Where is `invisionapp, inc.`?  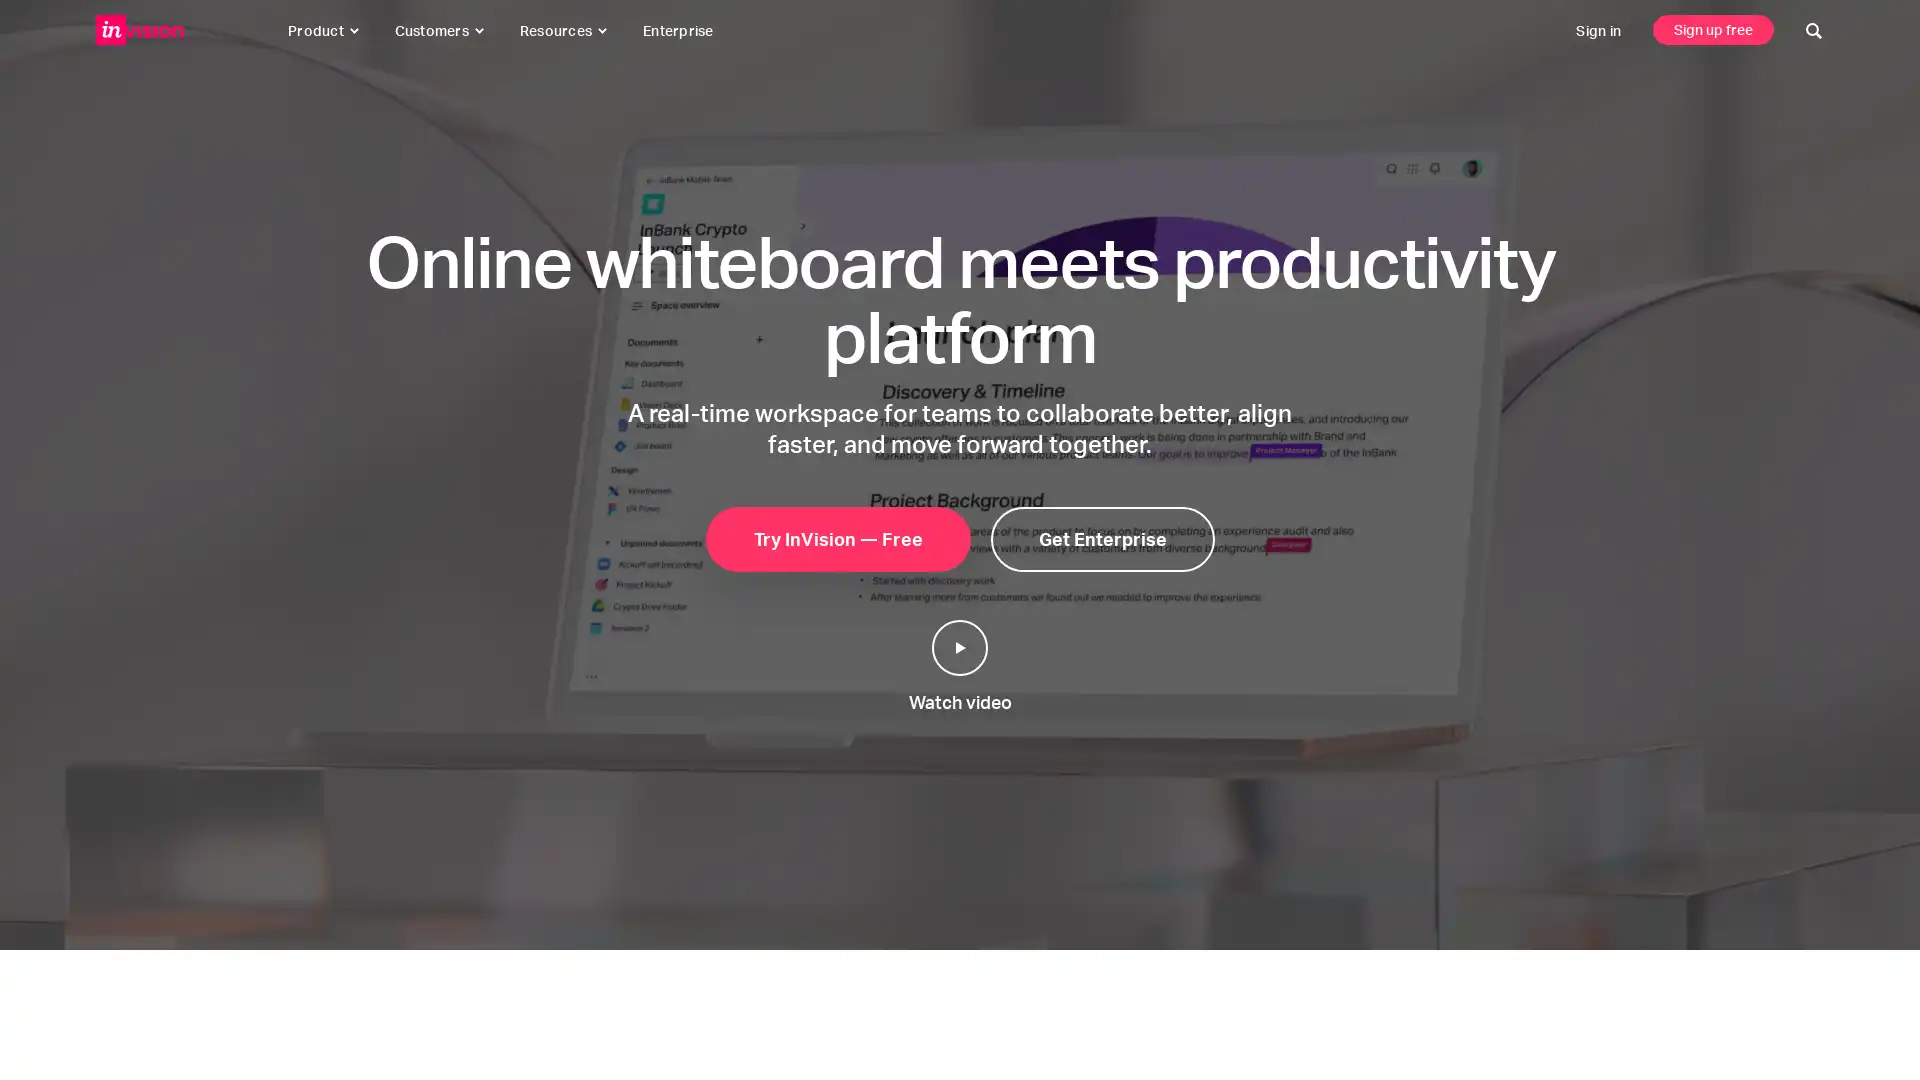 invisionapp, inc. is located at coordinates (139, 30).